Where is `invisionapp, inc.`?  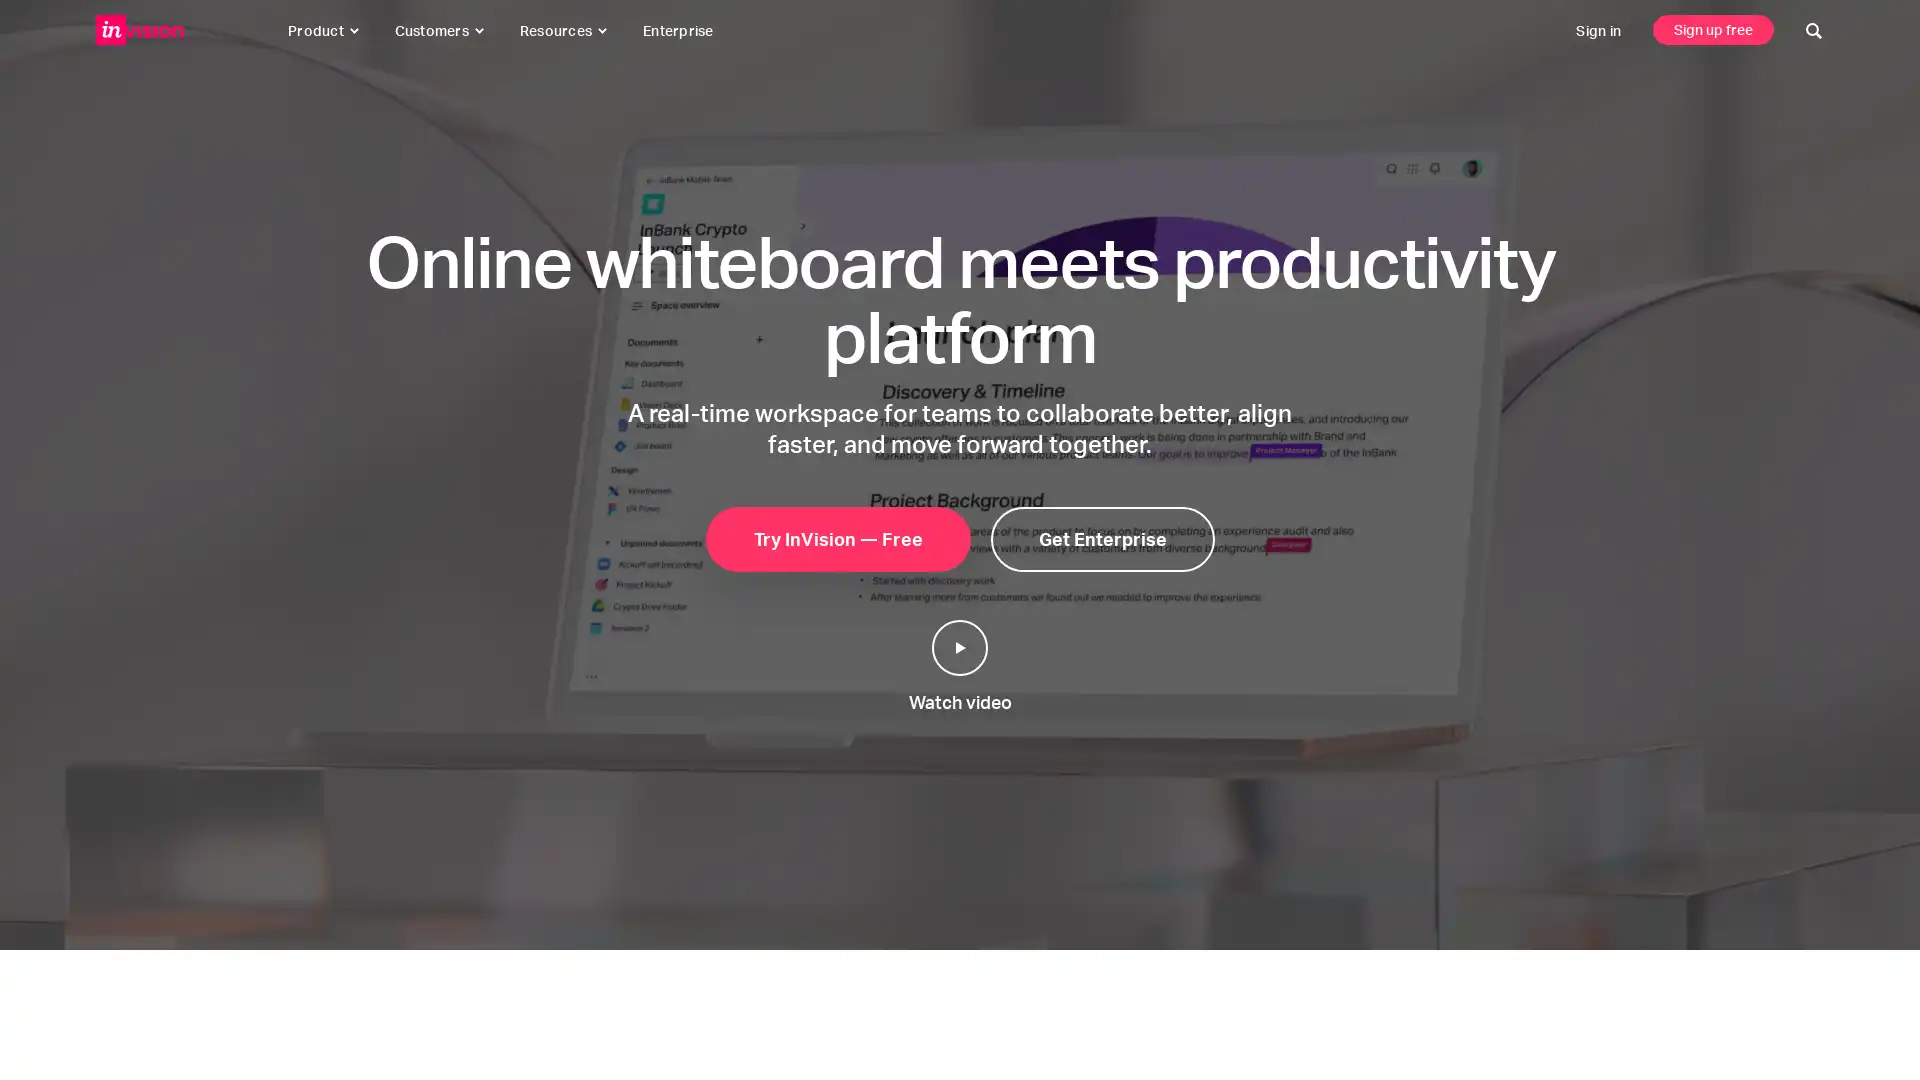 invisionapp, inc. is located at coordinates (139, 30).